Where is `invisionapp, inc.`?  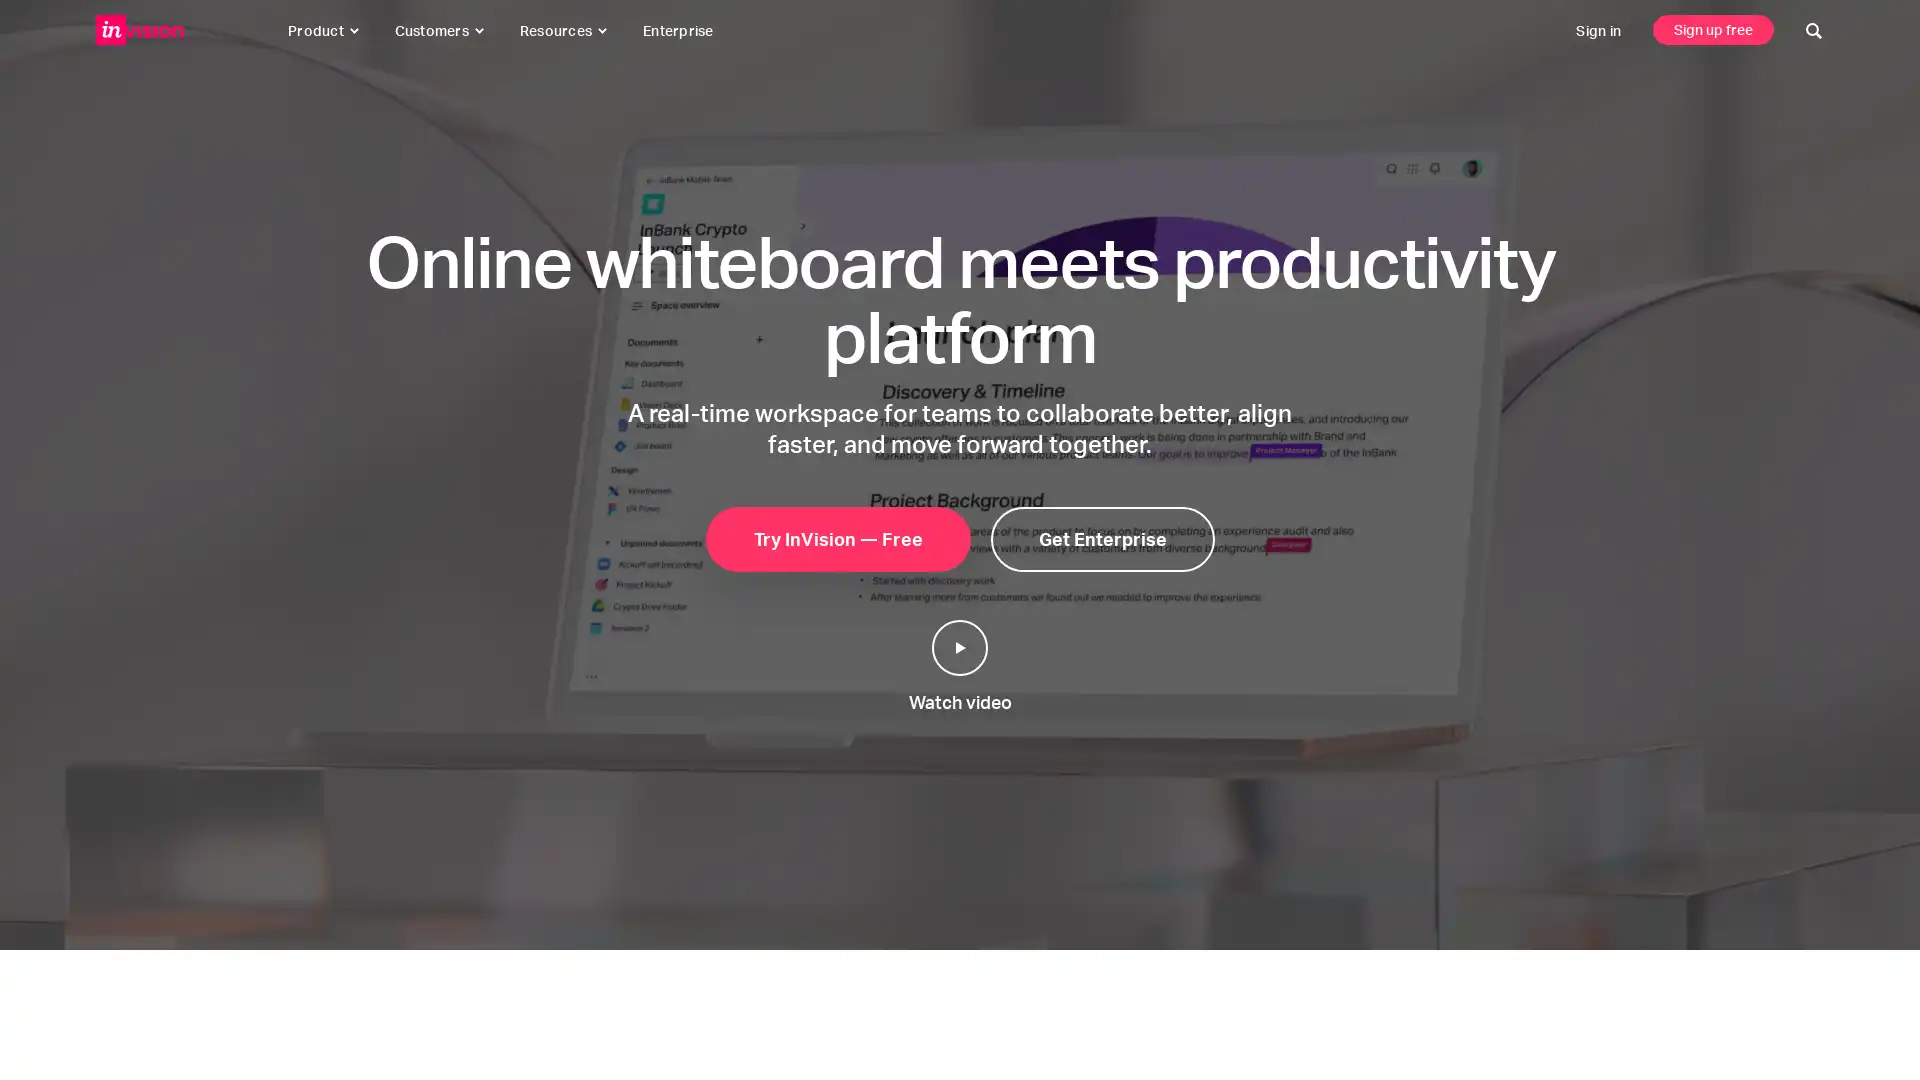 invisionapp, inc. is located at coordinates (139, 30).